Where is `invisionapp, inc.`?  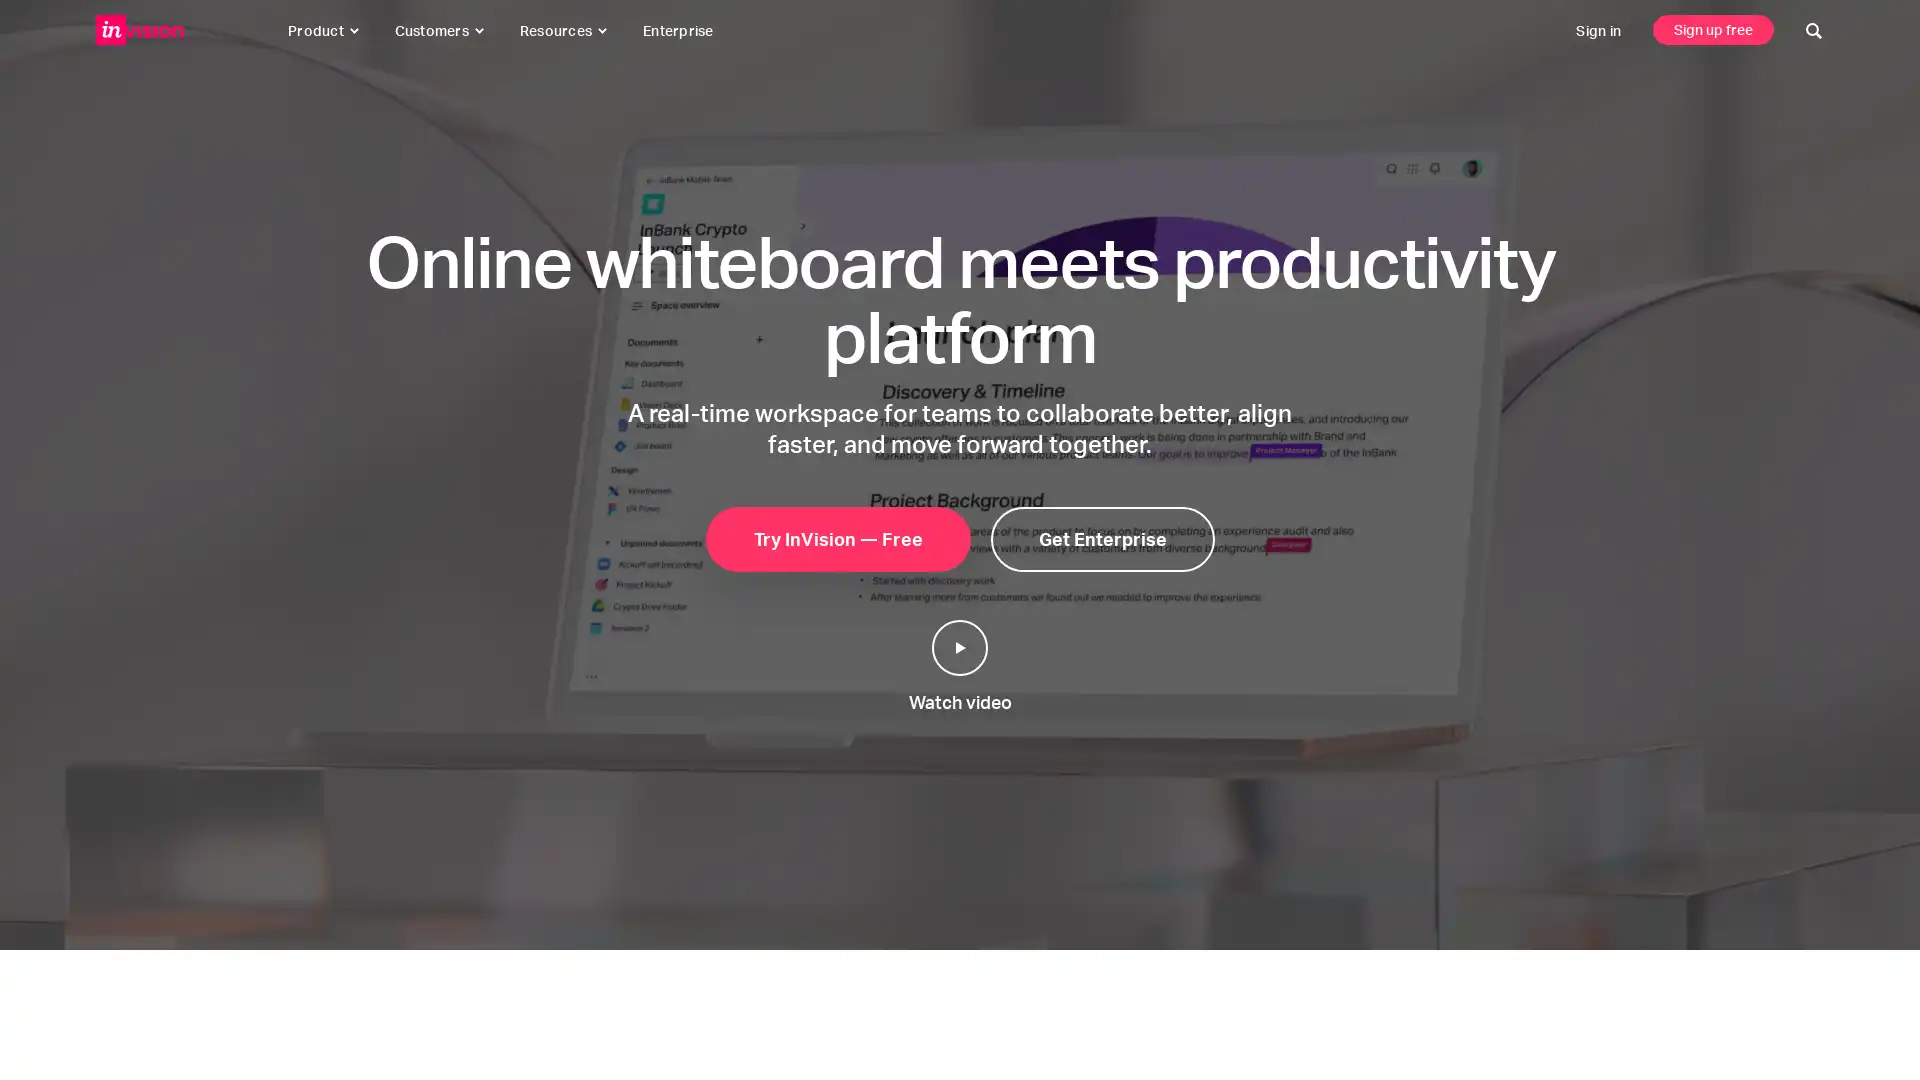 invisionapp, inc. is located at coordinates (139, 30).